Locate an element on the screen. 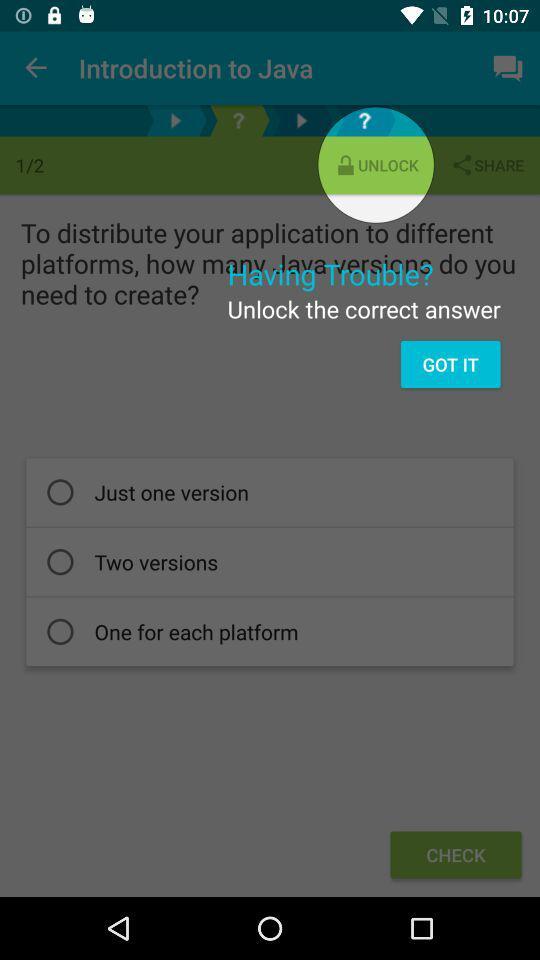 This screenshot has height=960, width=540. help is located at coordinates (238, 120).